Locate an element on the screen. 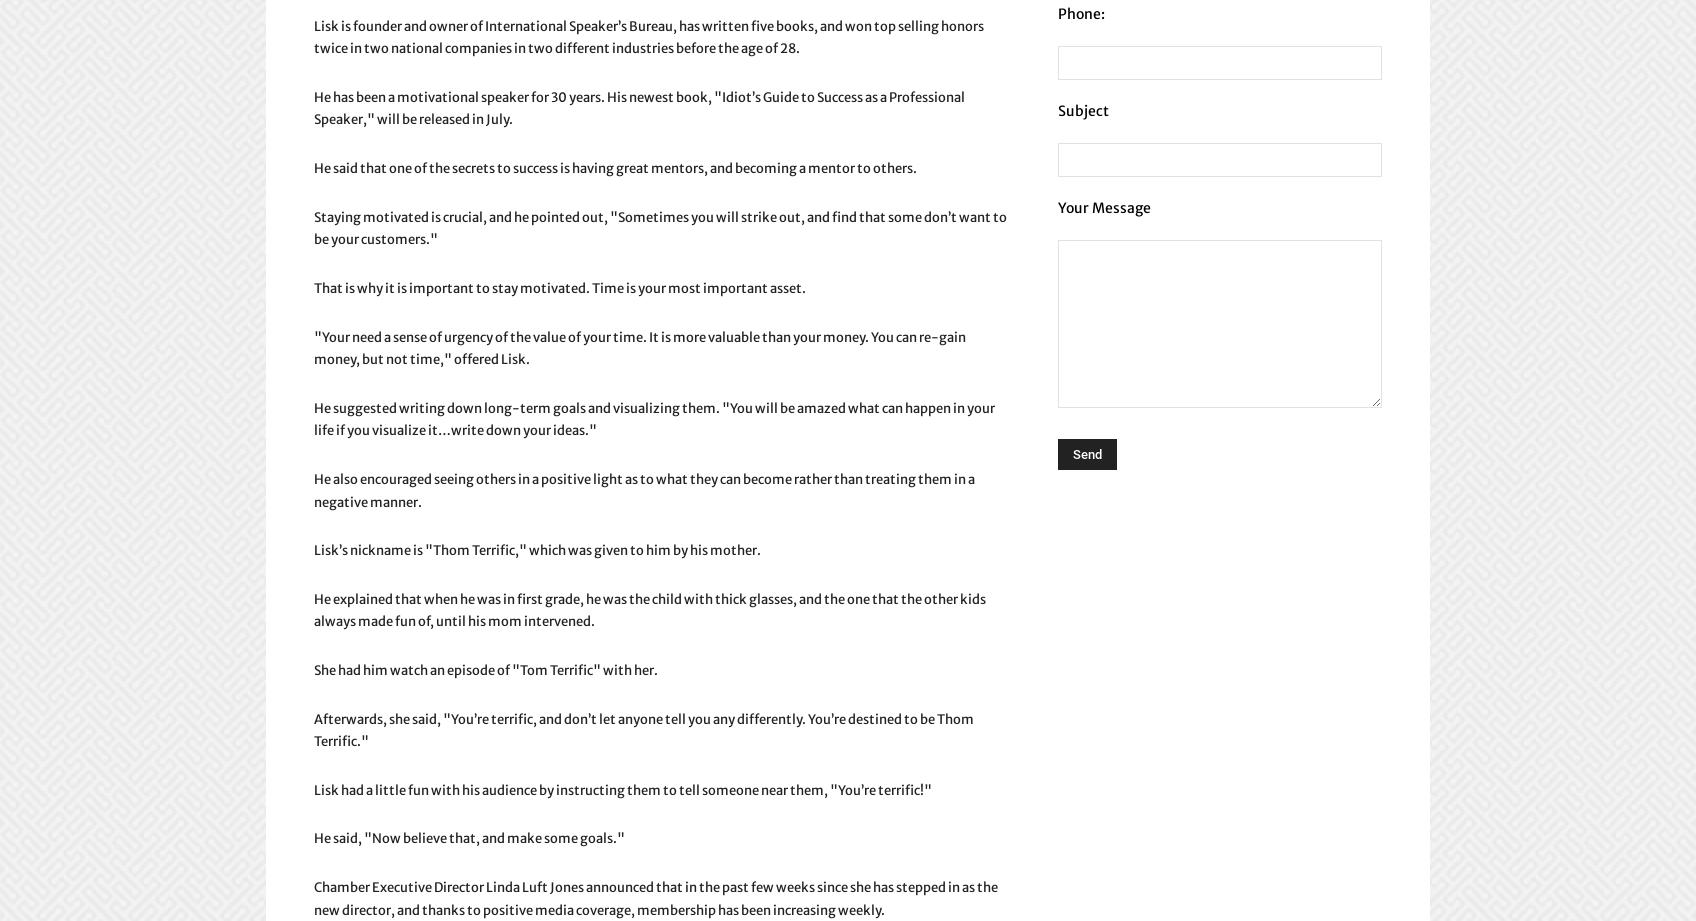  'Lisk’s nickname is "Thom Terrific,"  which was given to him by his mother.' is located at coordinates (313, 549).